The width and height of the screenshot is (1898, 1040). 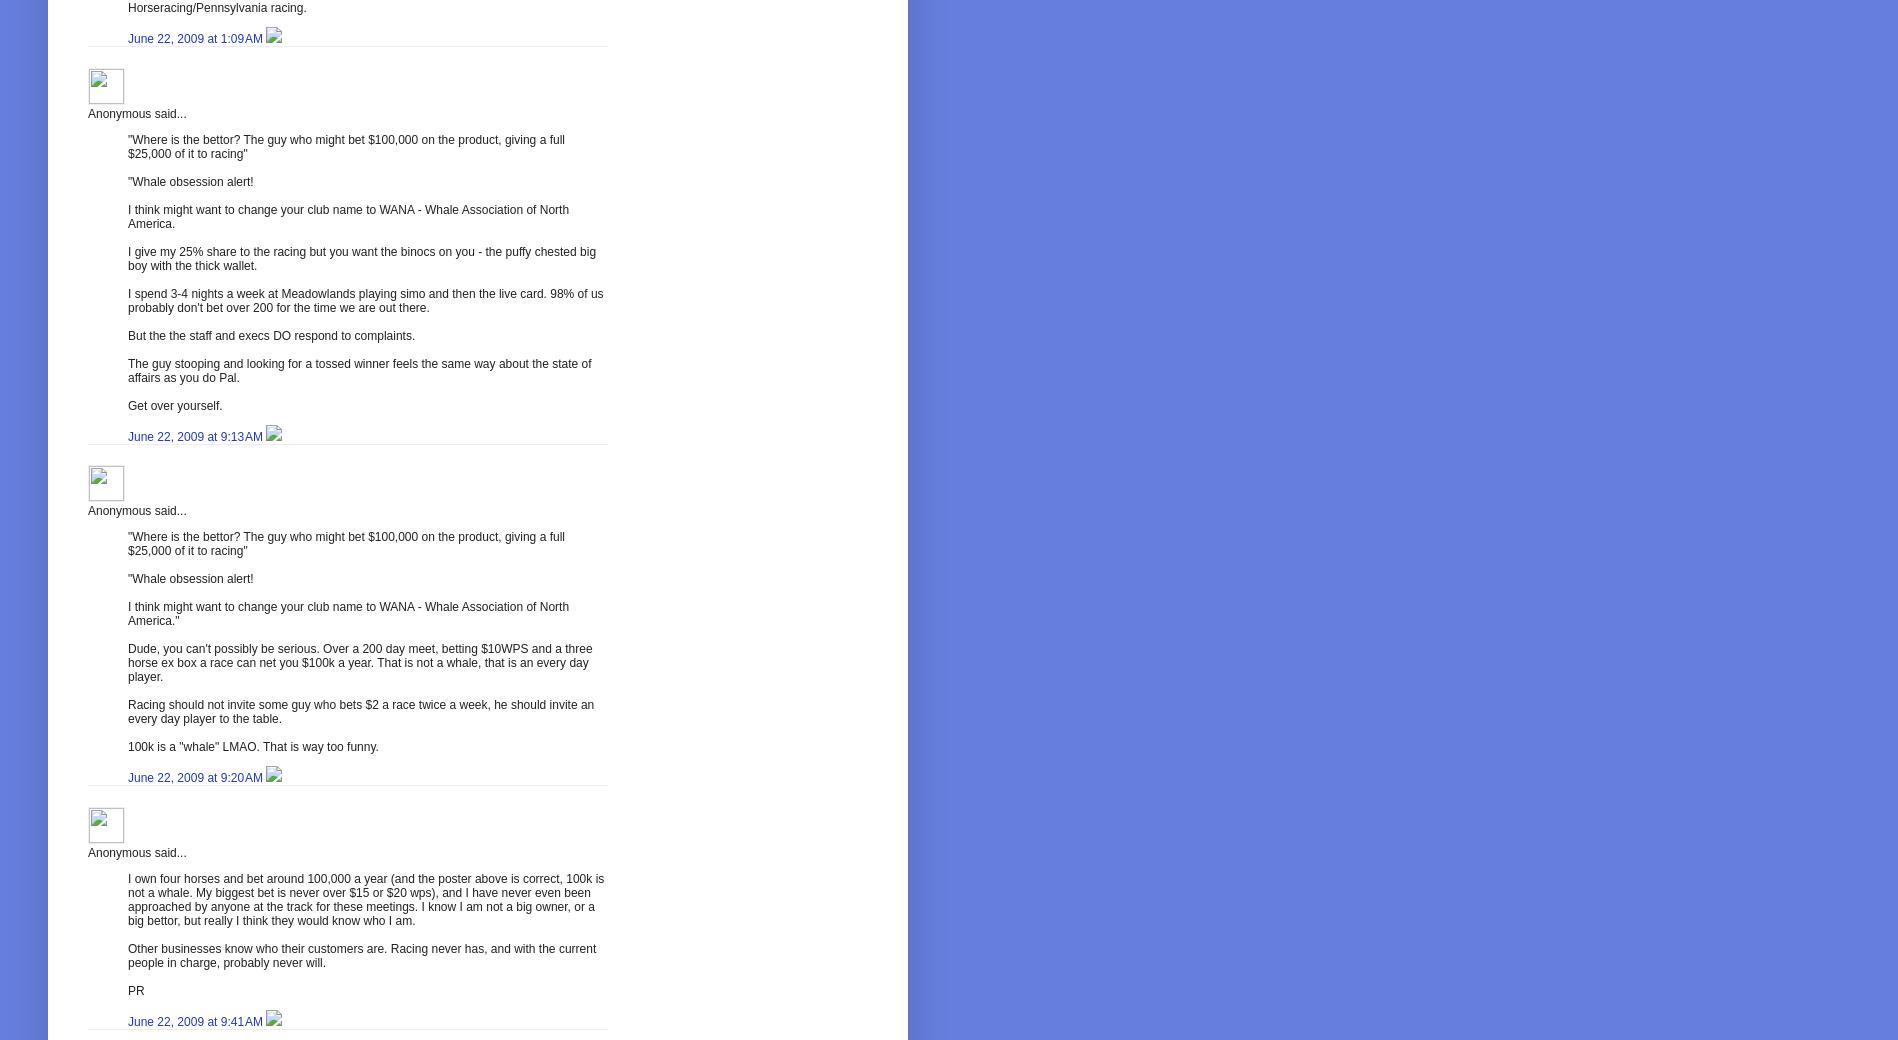 What do you see at coordinates (361, 955) in the screenshot?
I see `'Other businesses know who their customers are. Racing never has, and with the current people in charge, probably never will.'` at bounding box center [361, 955].